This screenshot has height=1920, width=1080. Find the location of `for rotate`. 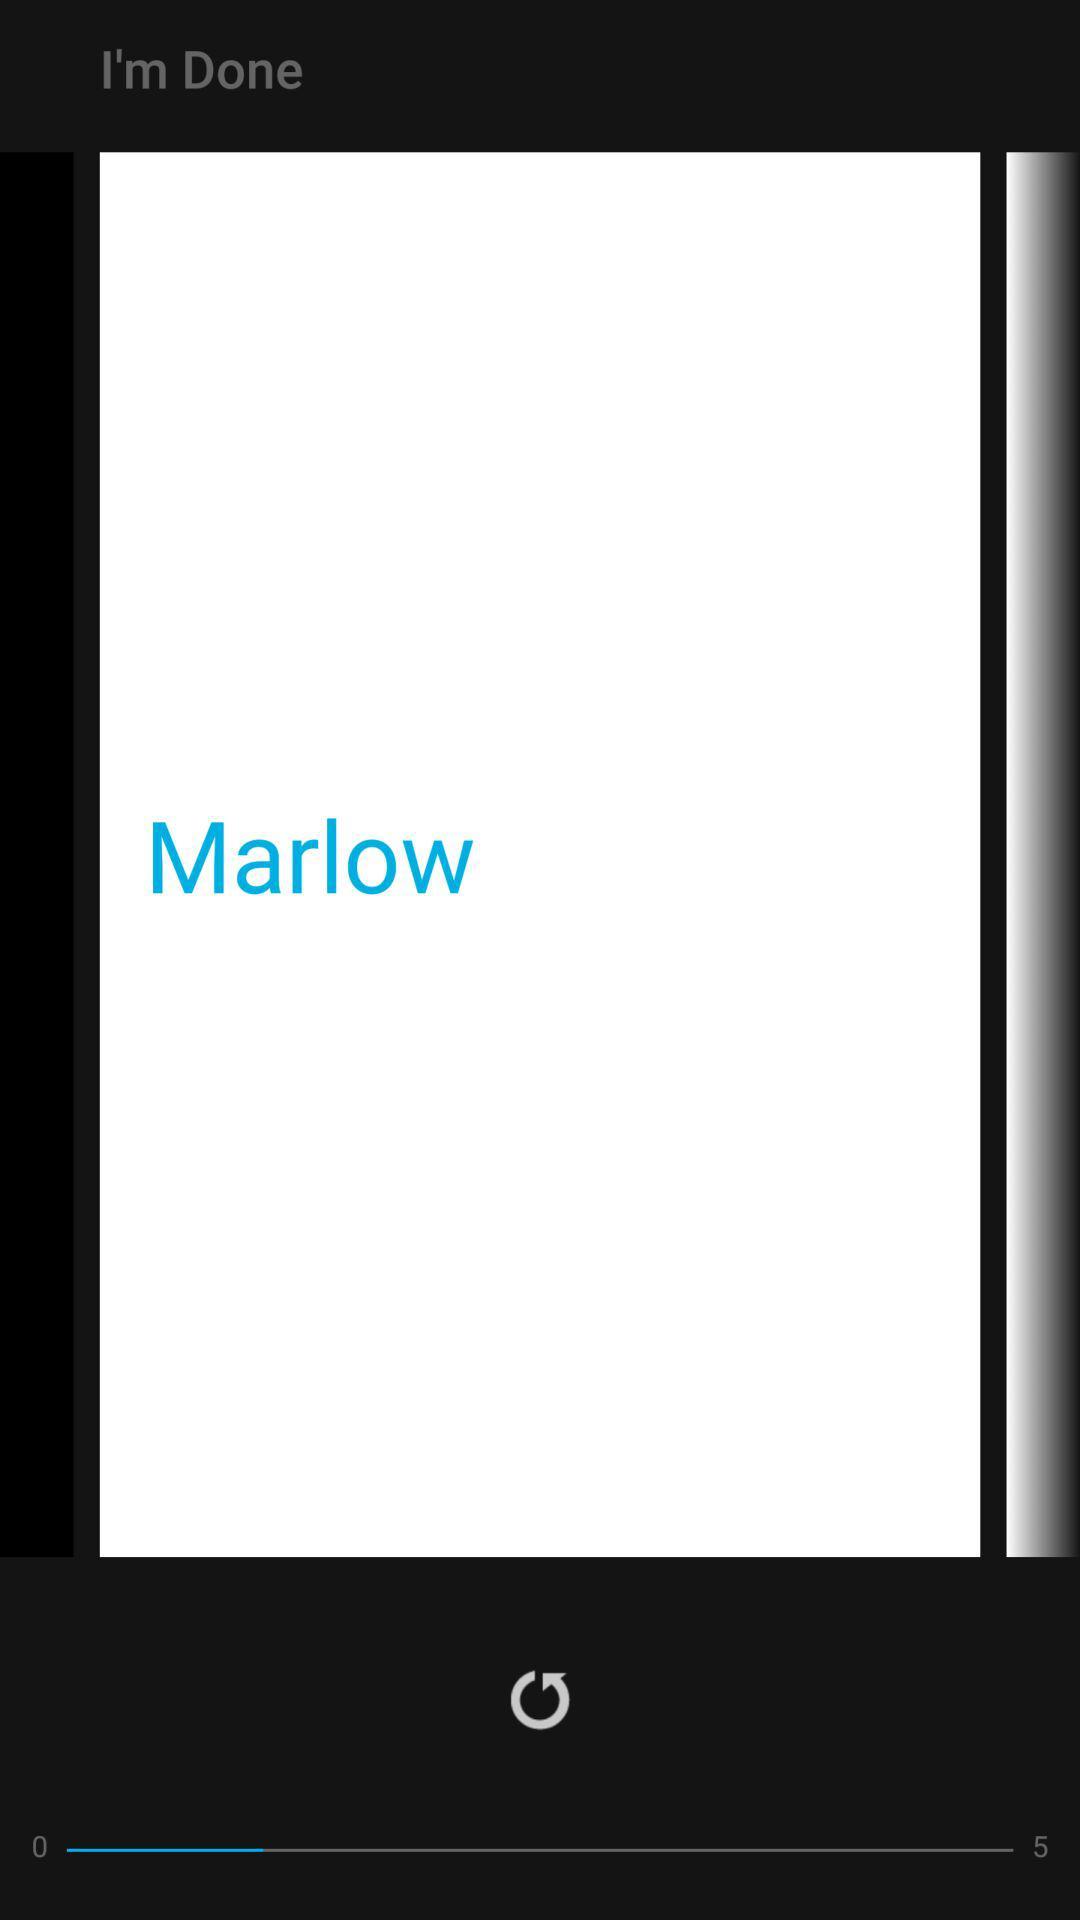

for rotate is located at coordinates (540, 1698).